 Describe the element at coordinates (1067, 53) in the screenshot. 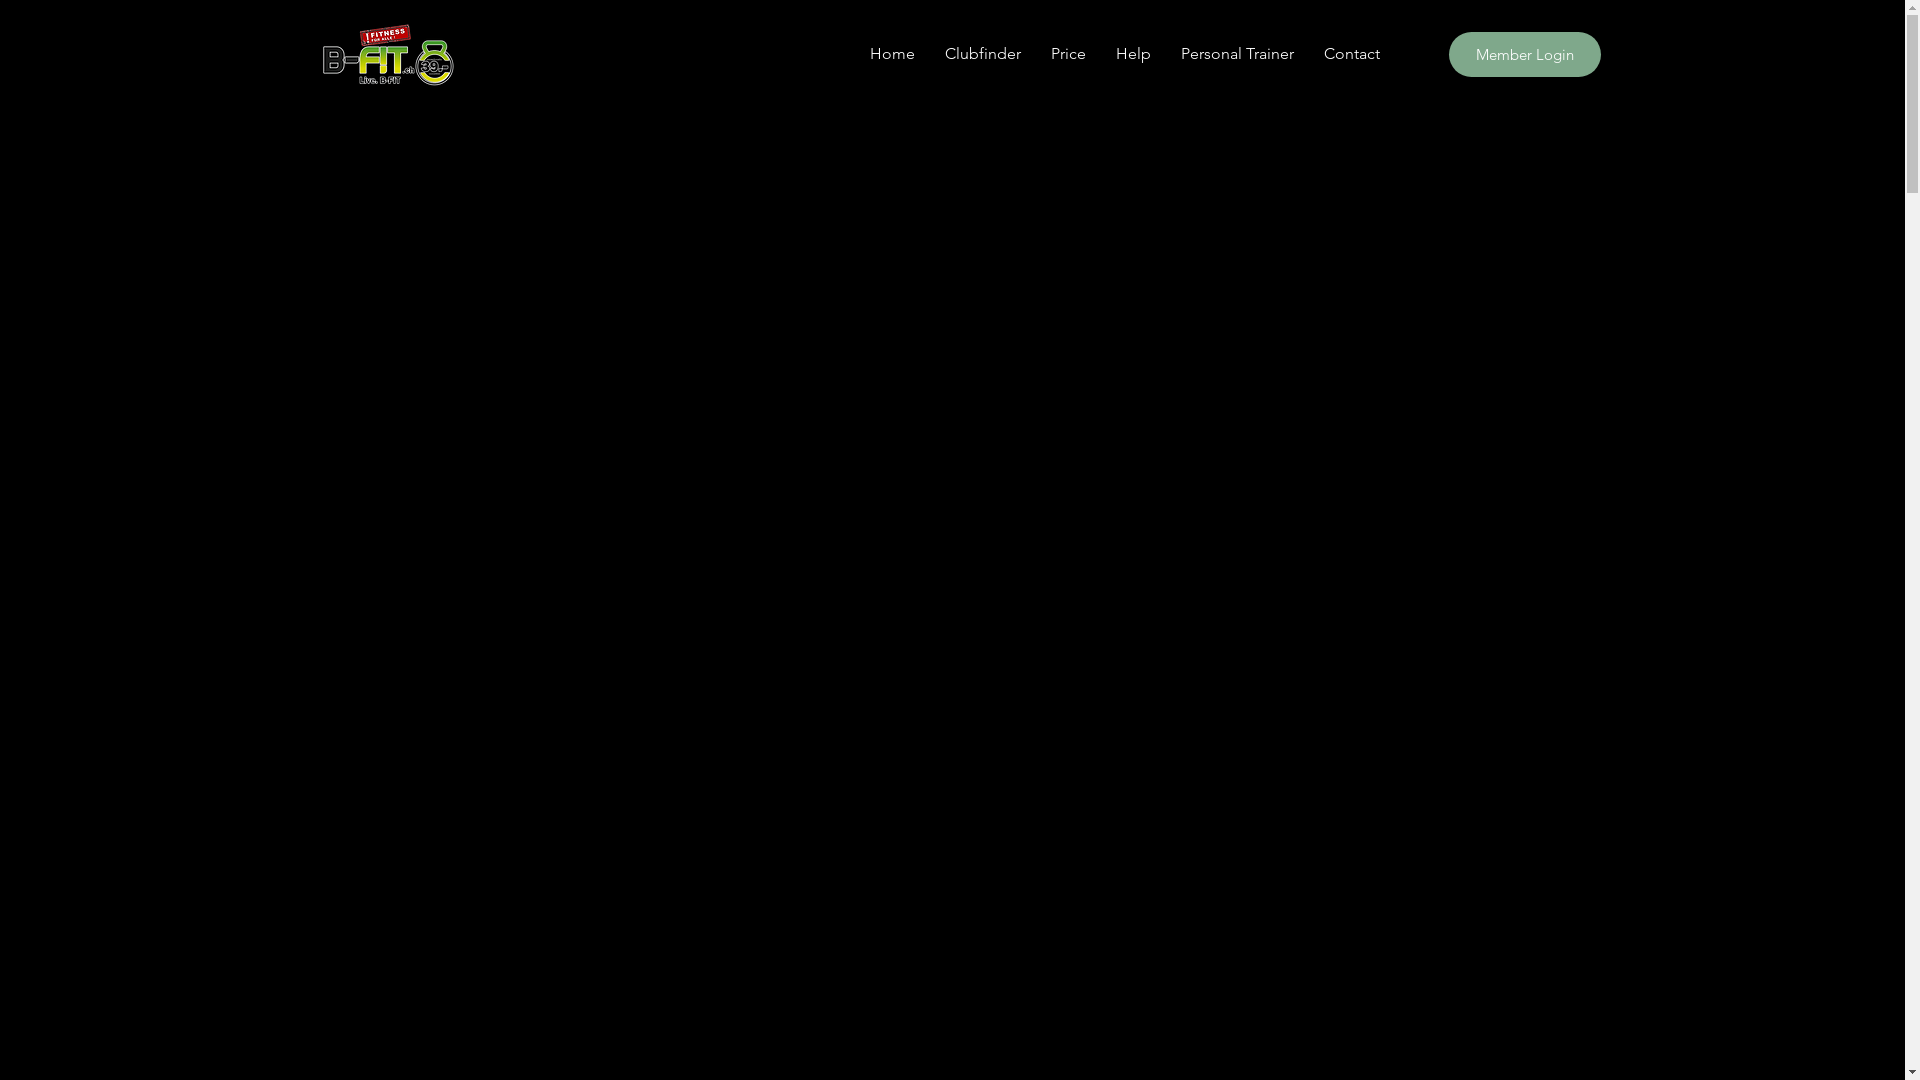

I see `'Price'` at that location.